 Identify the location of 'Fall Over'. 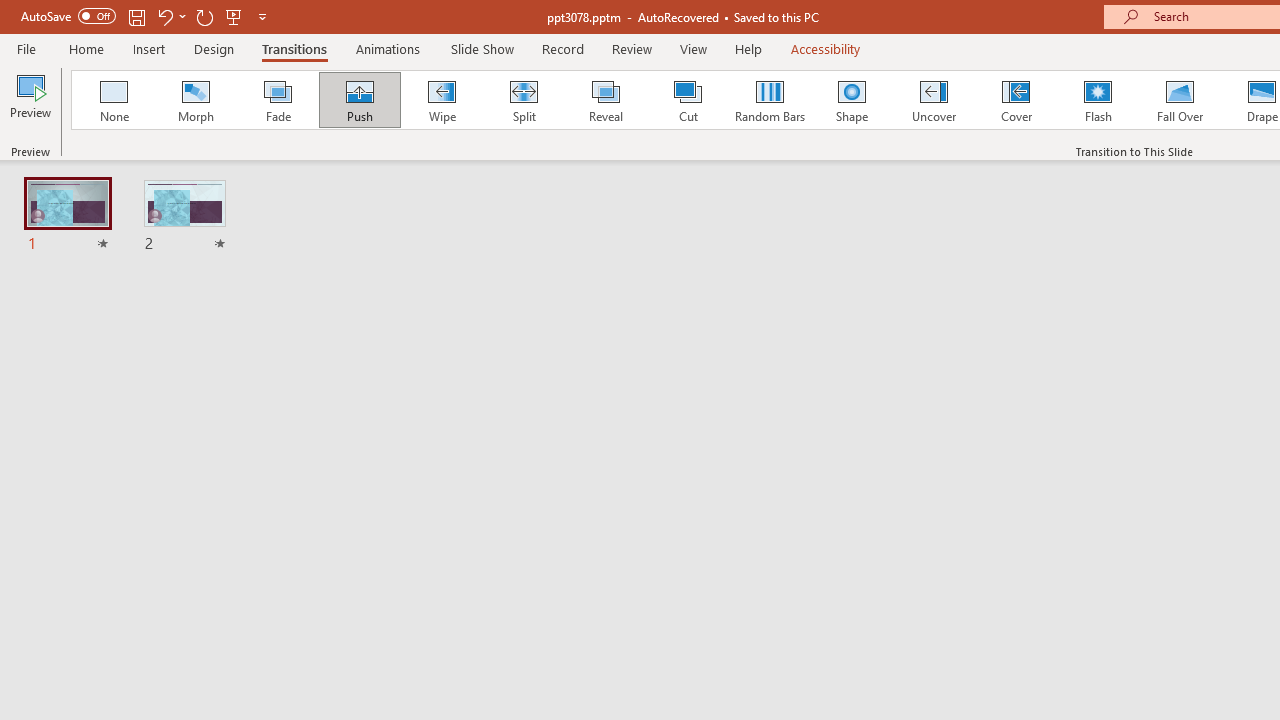
(1180, 100).